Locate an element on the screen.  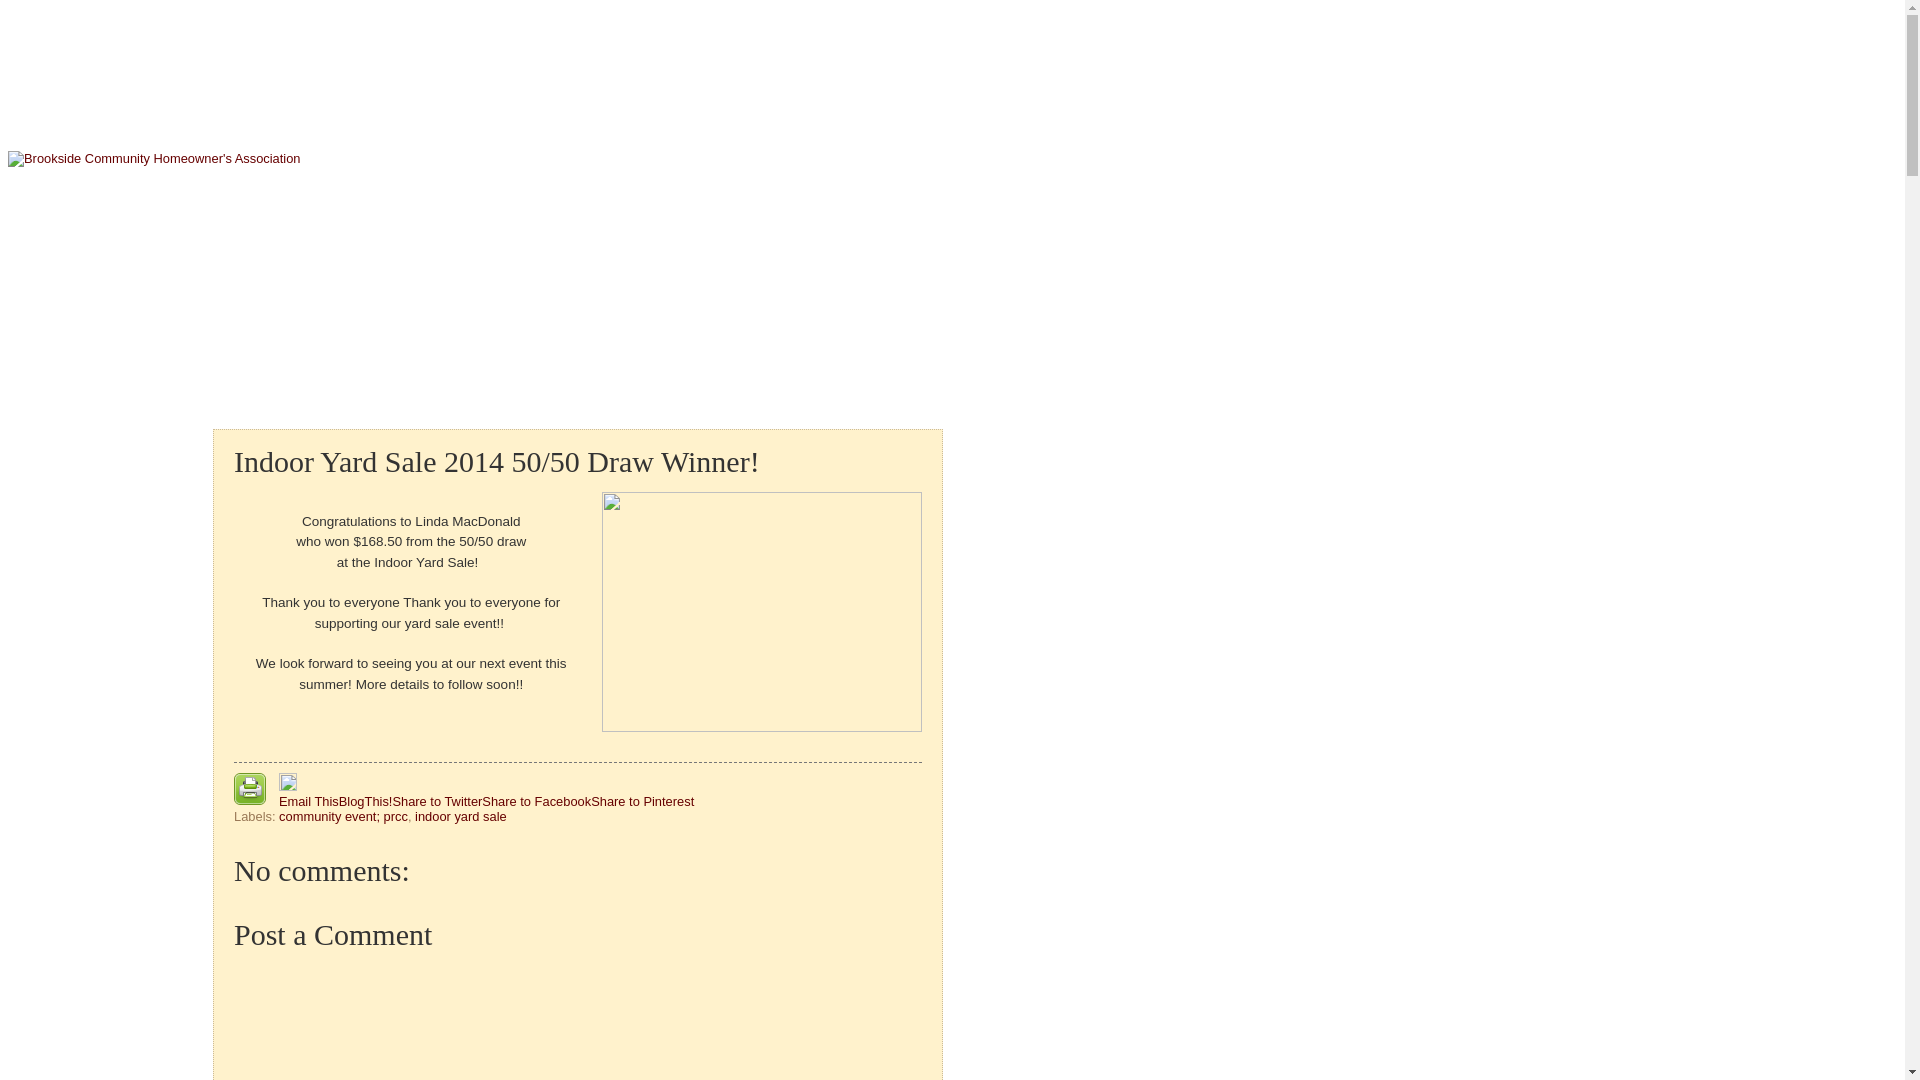
'BlogThis!' is located at coordinates (365, 800).